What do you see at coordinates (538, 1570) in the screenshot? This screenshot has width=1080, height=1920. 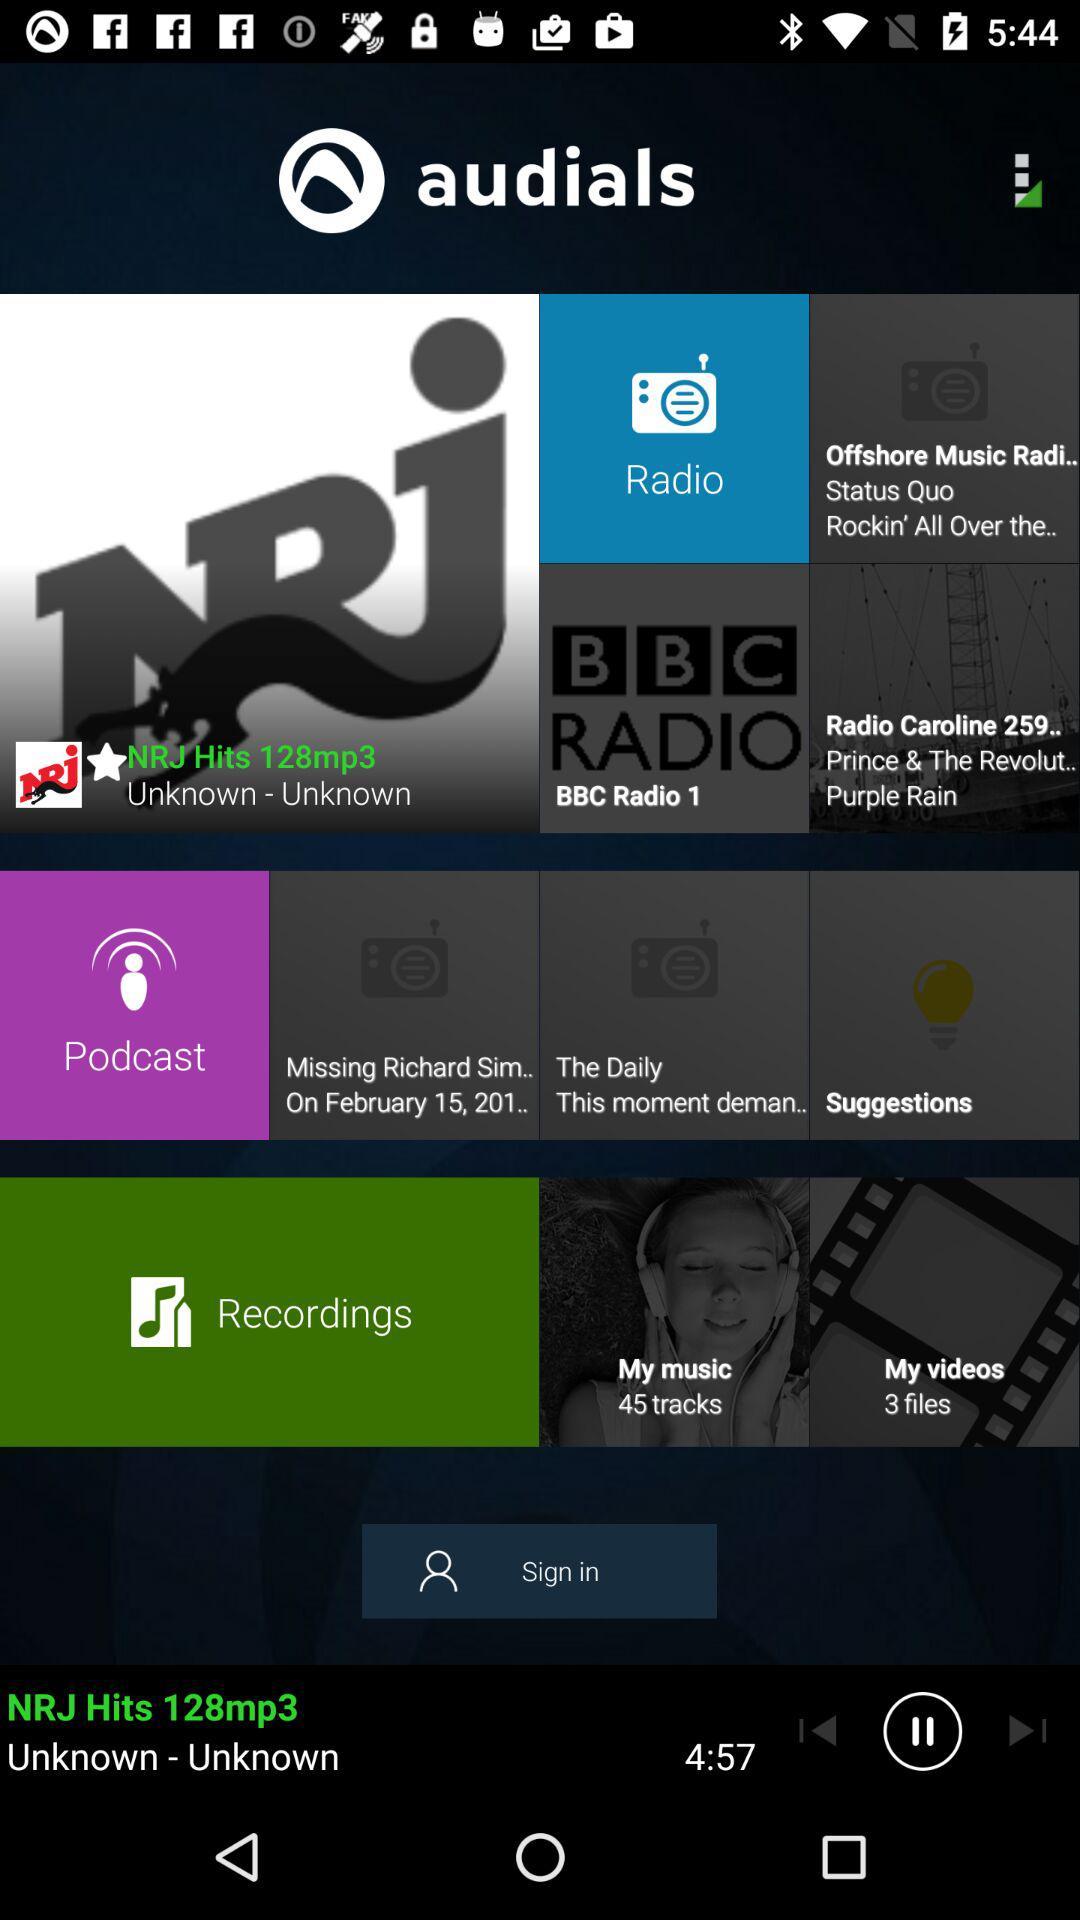 I see `the item above the unknown - unknown icon` at bounding box center [538, 1570].